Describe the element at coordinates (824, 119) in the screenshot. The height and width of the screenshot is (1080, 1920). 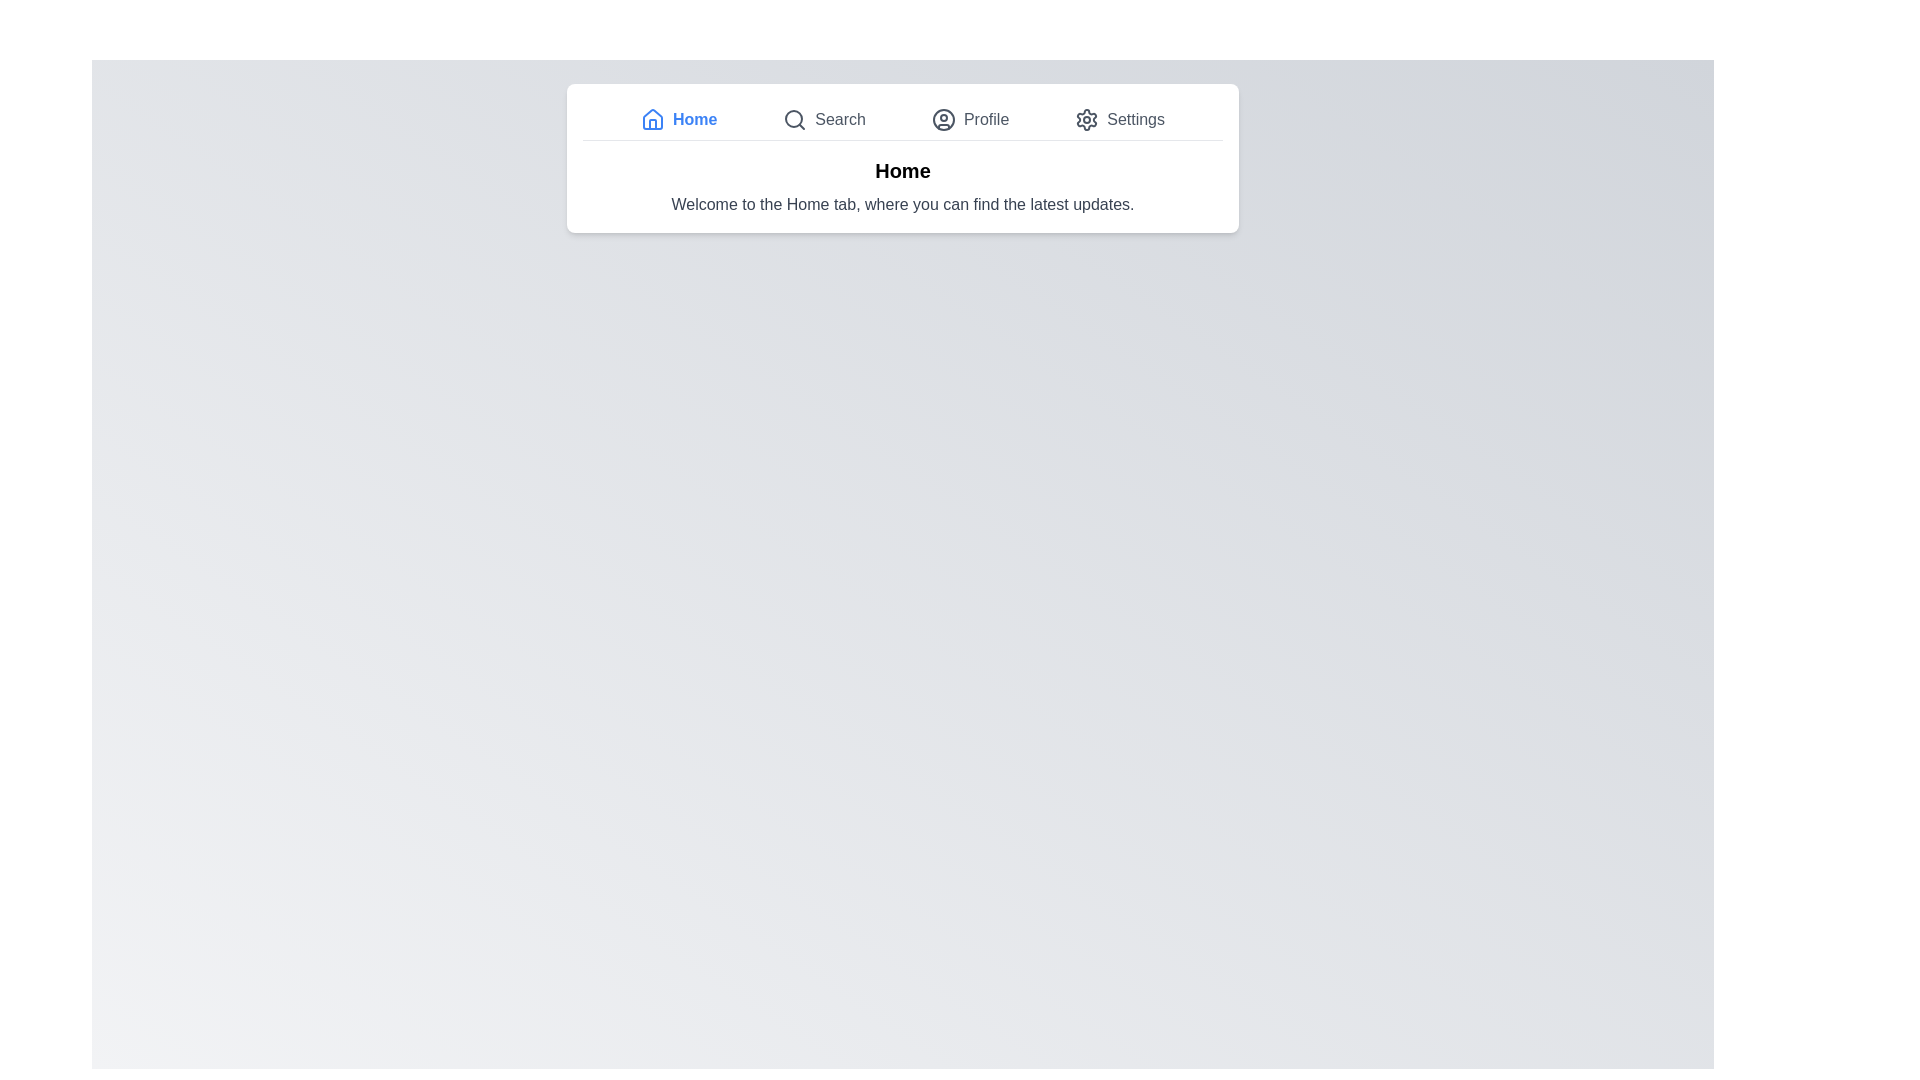
I see `the Navigation button located in the top navigation bar, positioned between 'Home' and 'Profile', to activate its styling` at that location.